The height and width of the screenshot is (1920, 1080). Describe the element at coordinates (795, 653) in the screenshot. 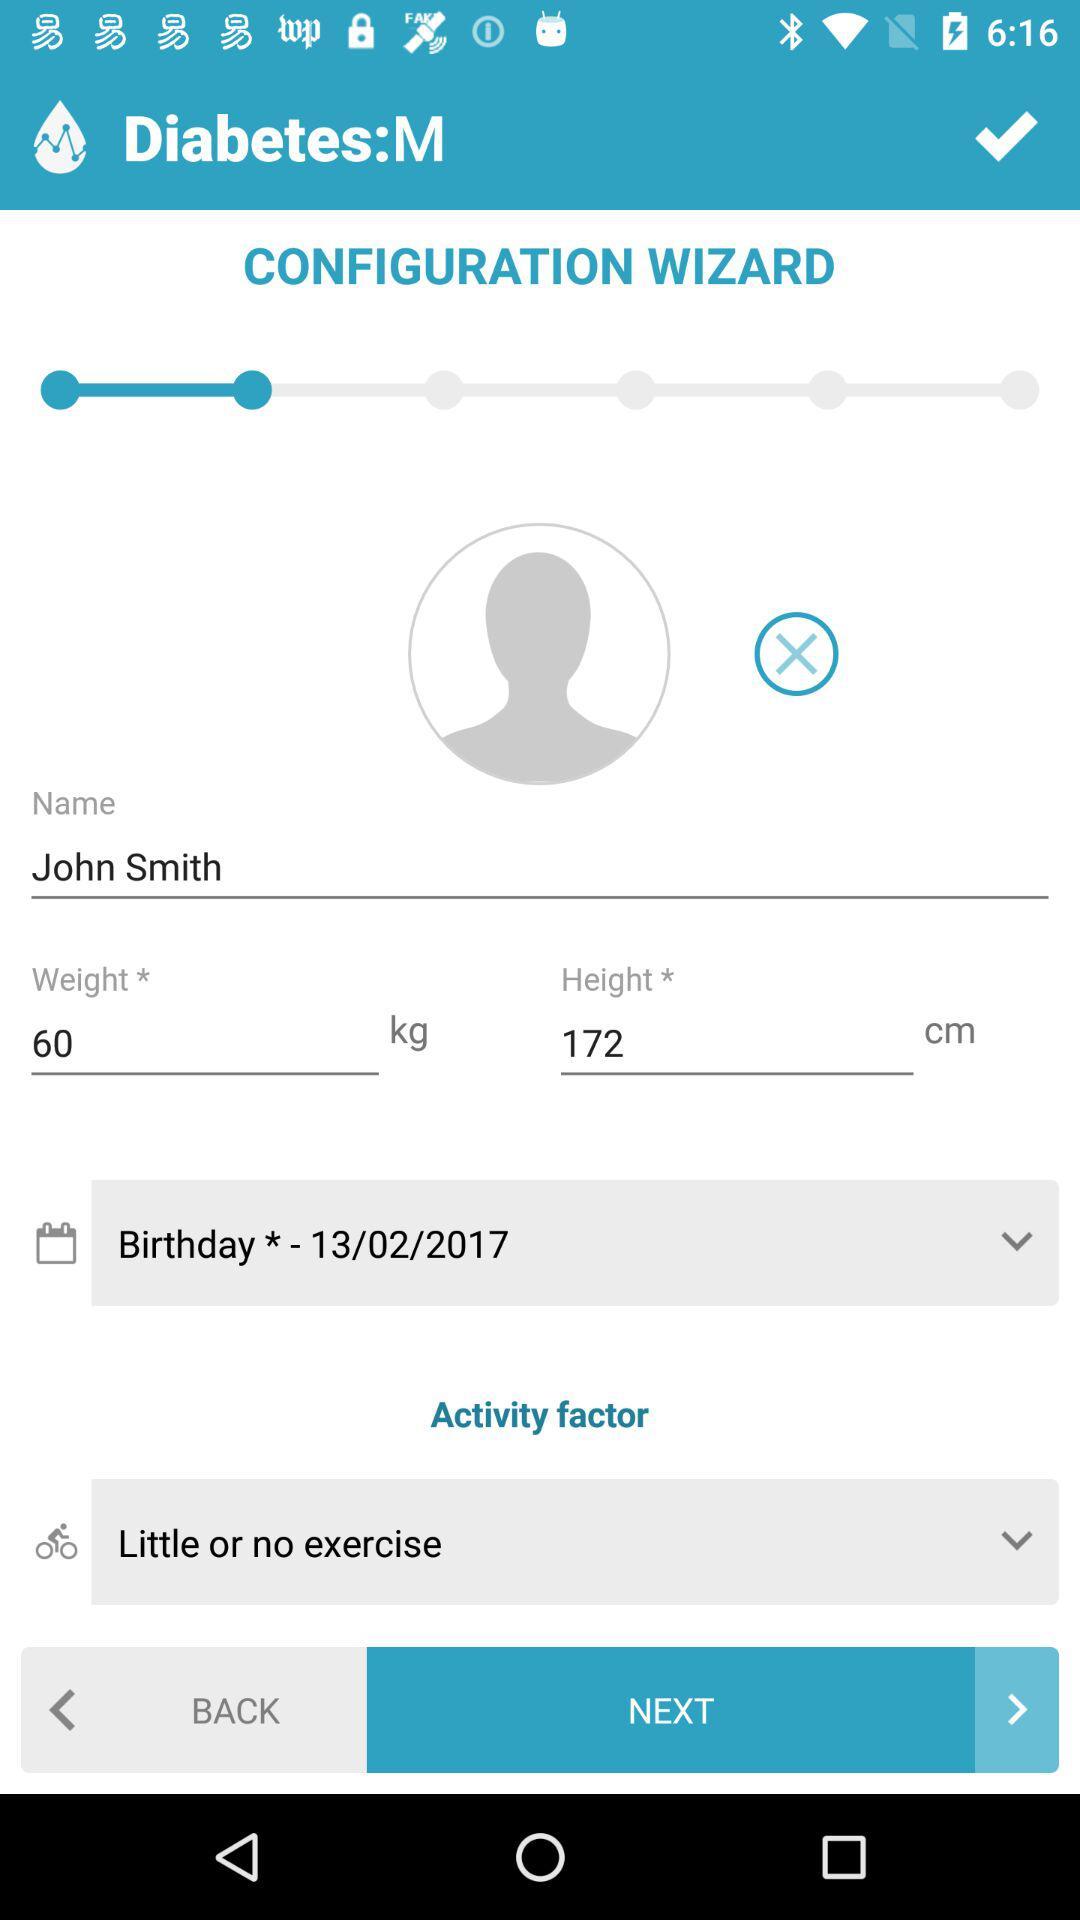

I see `cancel image` at that location.